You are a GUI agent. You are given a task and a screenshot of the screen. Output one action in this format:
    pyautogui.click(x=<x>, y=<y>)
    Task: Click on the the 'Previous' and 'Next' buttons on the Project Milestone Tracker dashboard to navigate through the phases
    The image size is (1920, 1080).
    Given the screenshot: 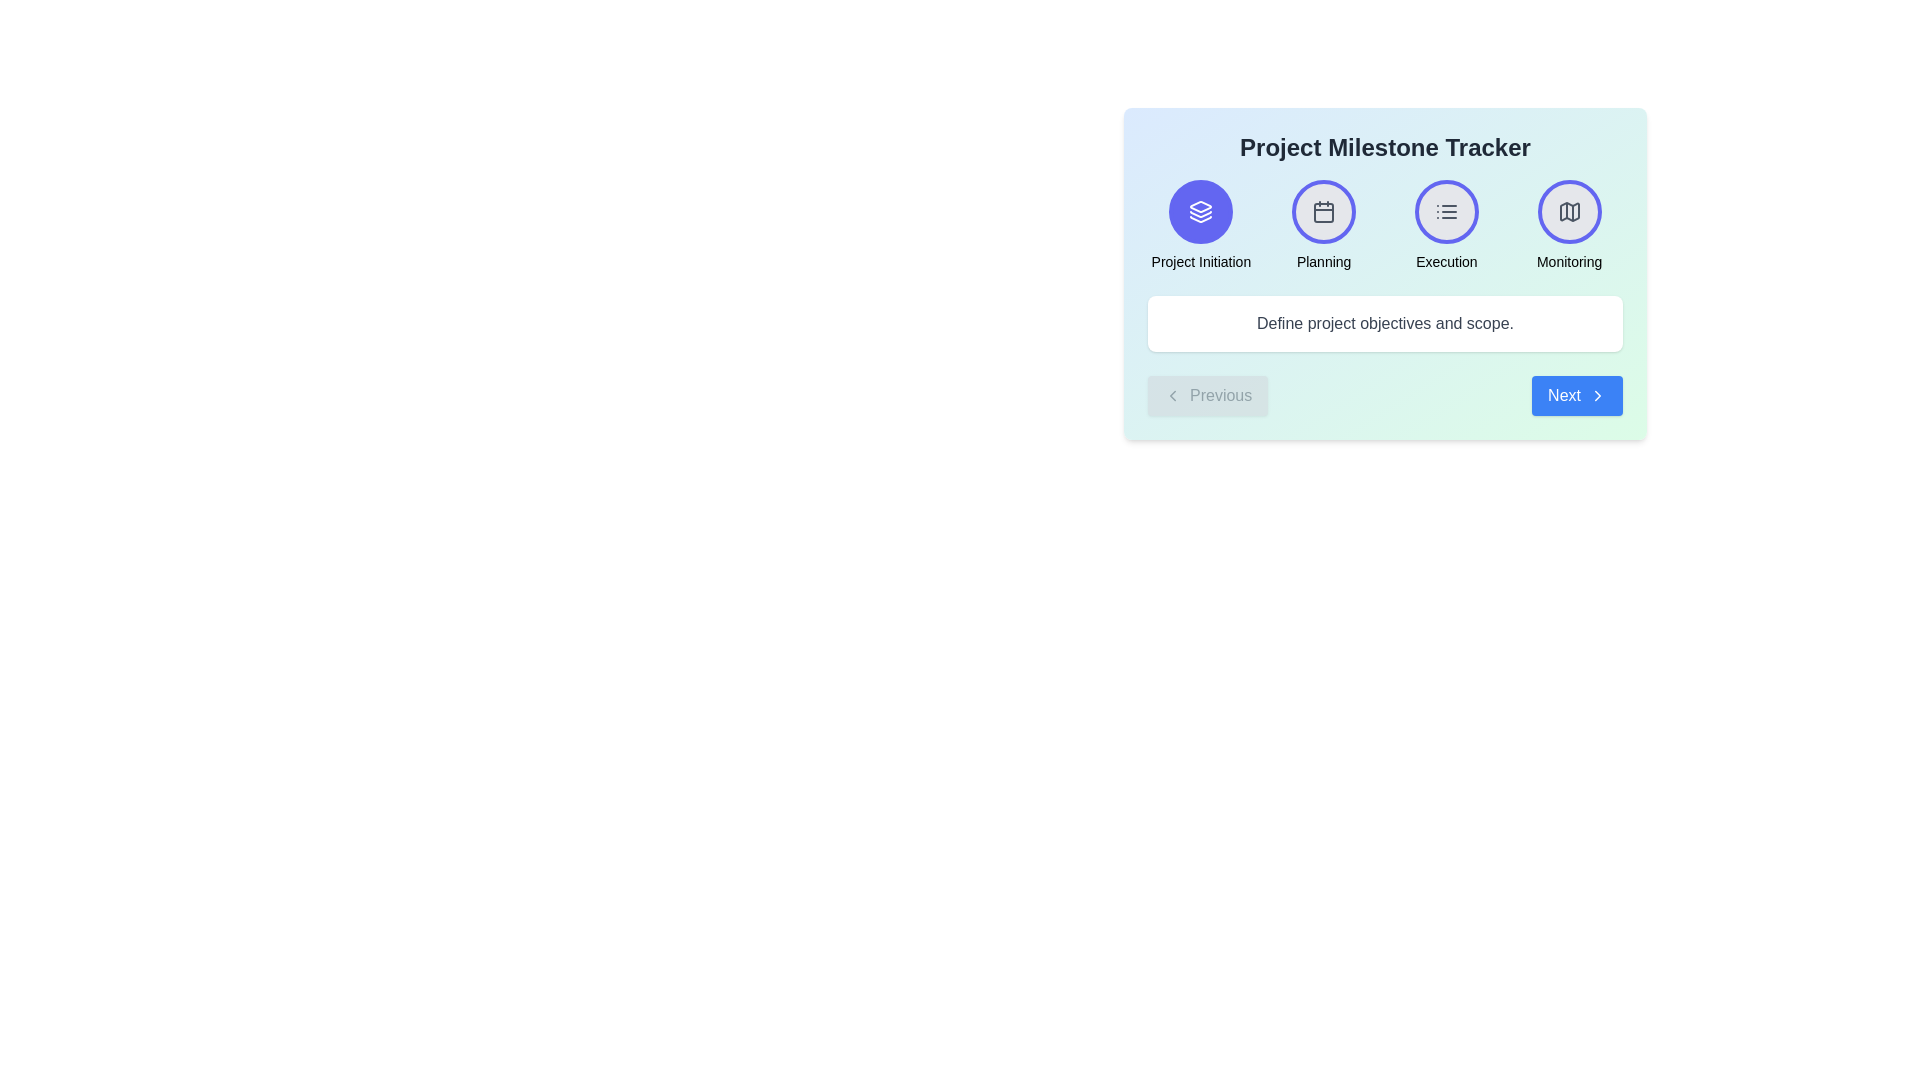 What is the action you would take?
    pyautogui.click(x=1384, y=273)
    